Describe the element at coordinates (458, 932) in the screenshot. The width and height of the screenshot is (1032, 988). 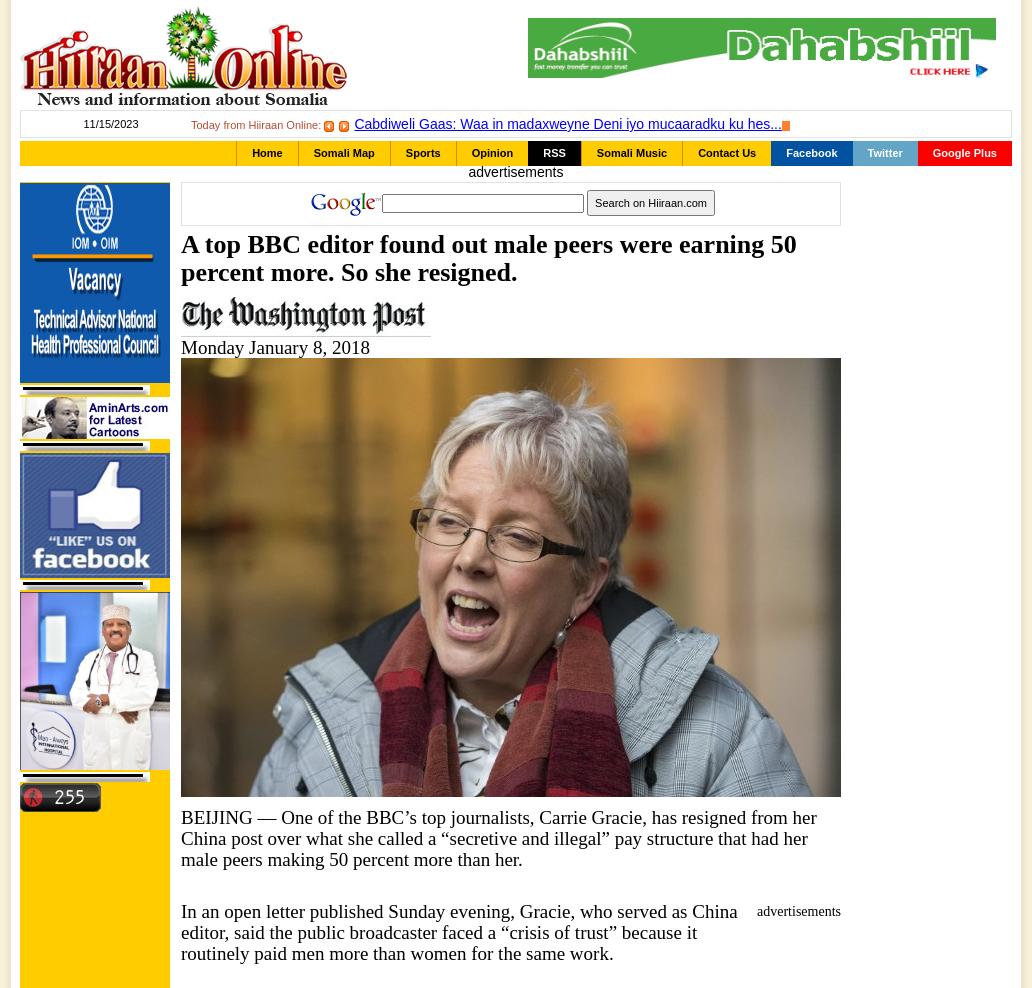
I see `'In an open letter published Sunday evening, Gracie, who served as China editor, said the public broadcaster faced a “crisis of trust” because it routinely paid men more than women for the same work.'` at that location.